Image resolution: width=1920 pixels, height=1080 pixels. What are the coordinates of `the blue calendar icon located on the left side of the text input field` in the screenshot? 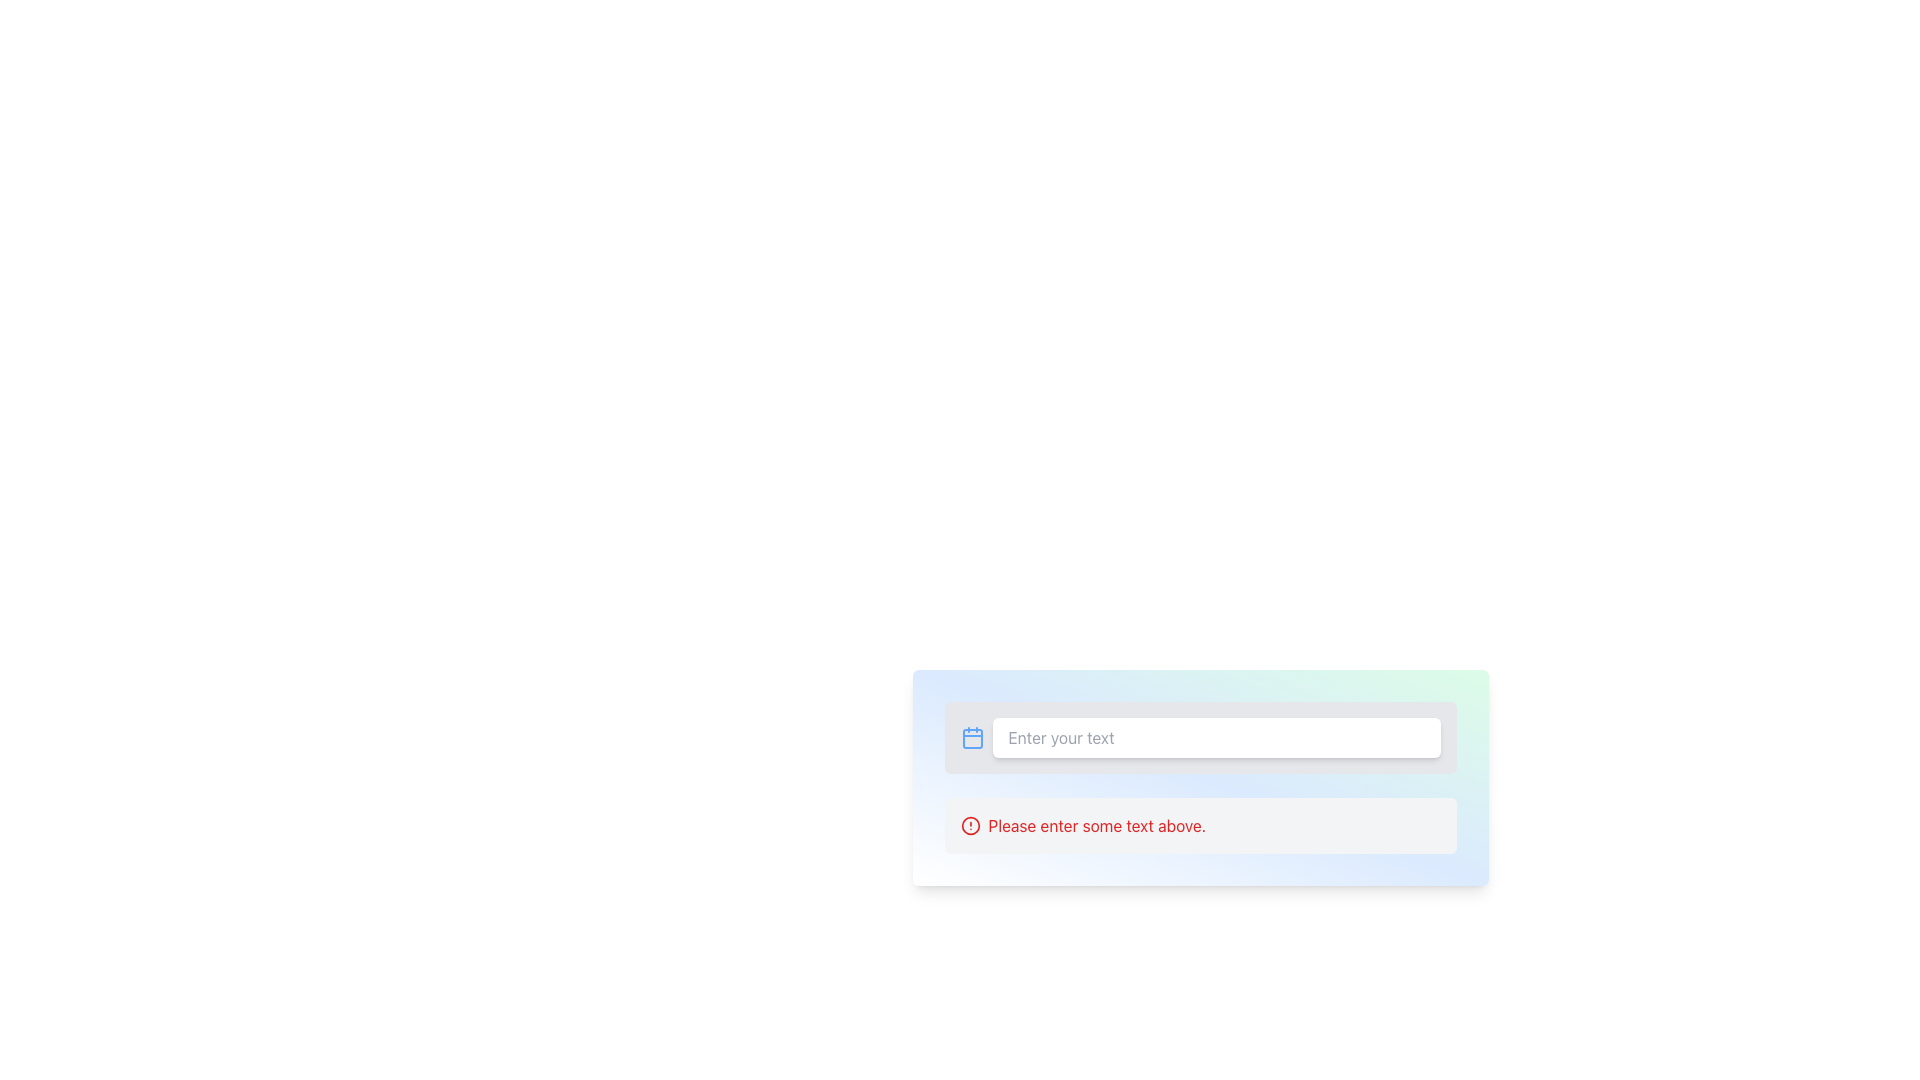 It's located at (972, 737).